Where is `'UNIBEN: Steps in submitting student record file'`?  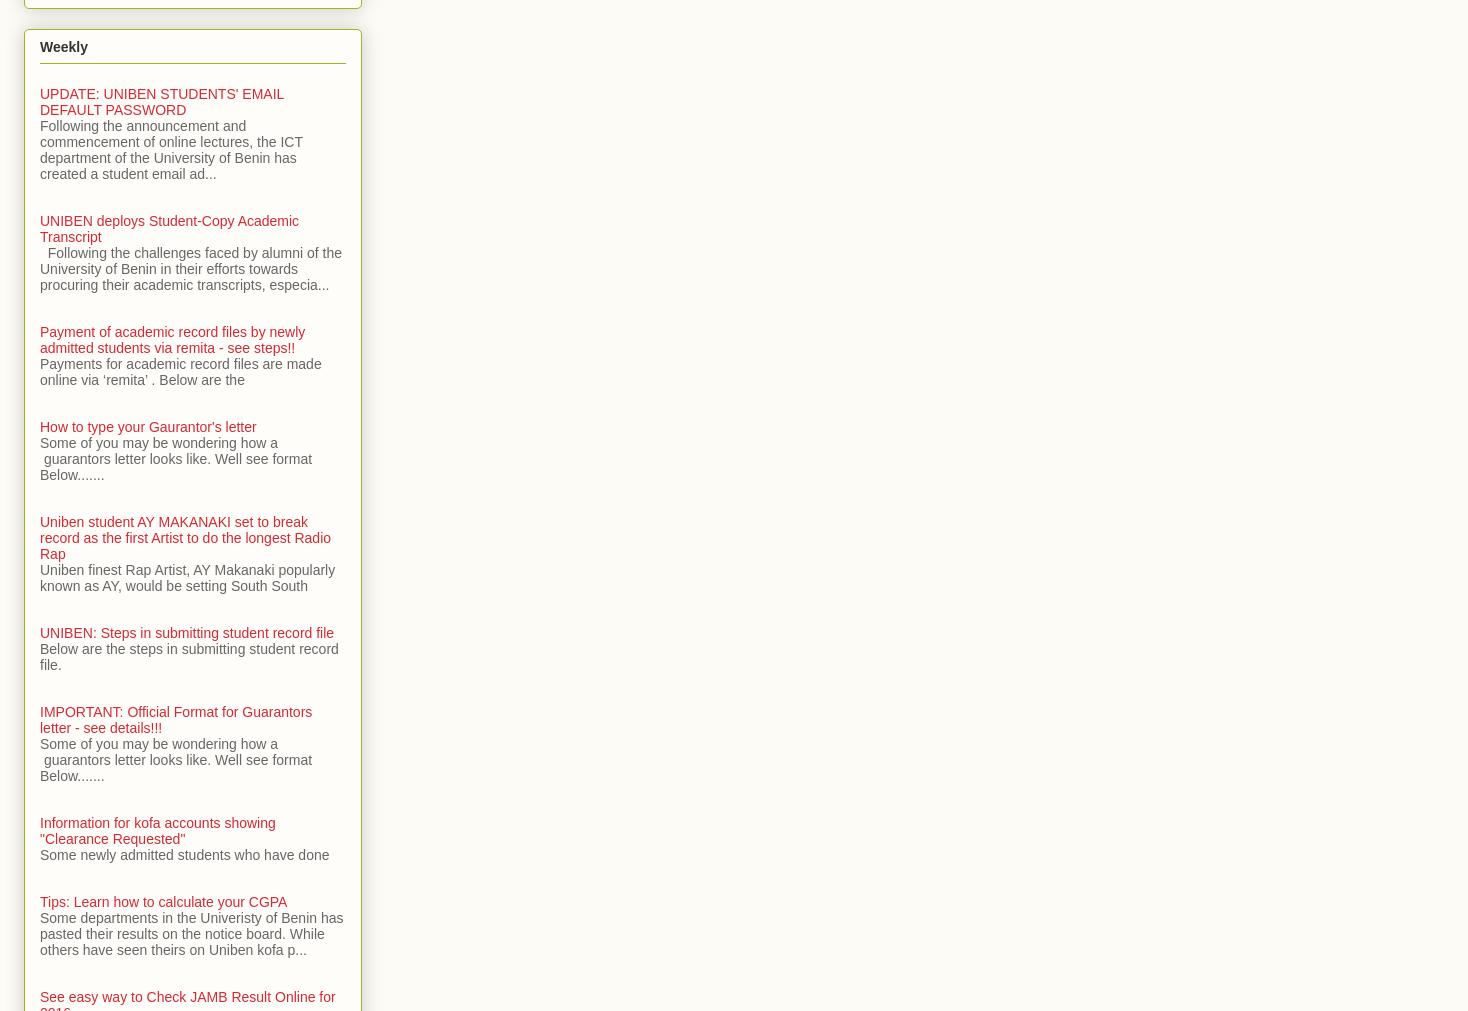 'UNIBEN: Steps in submitting student record file' is located at coordinates (187, 631).